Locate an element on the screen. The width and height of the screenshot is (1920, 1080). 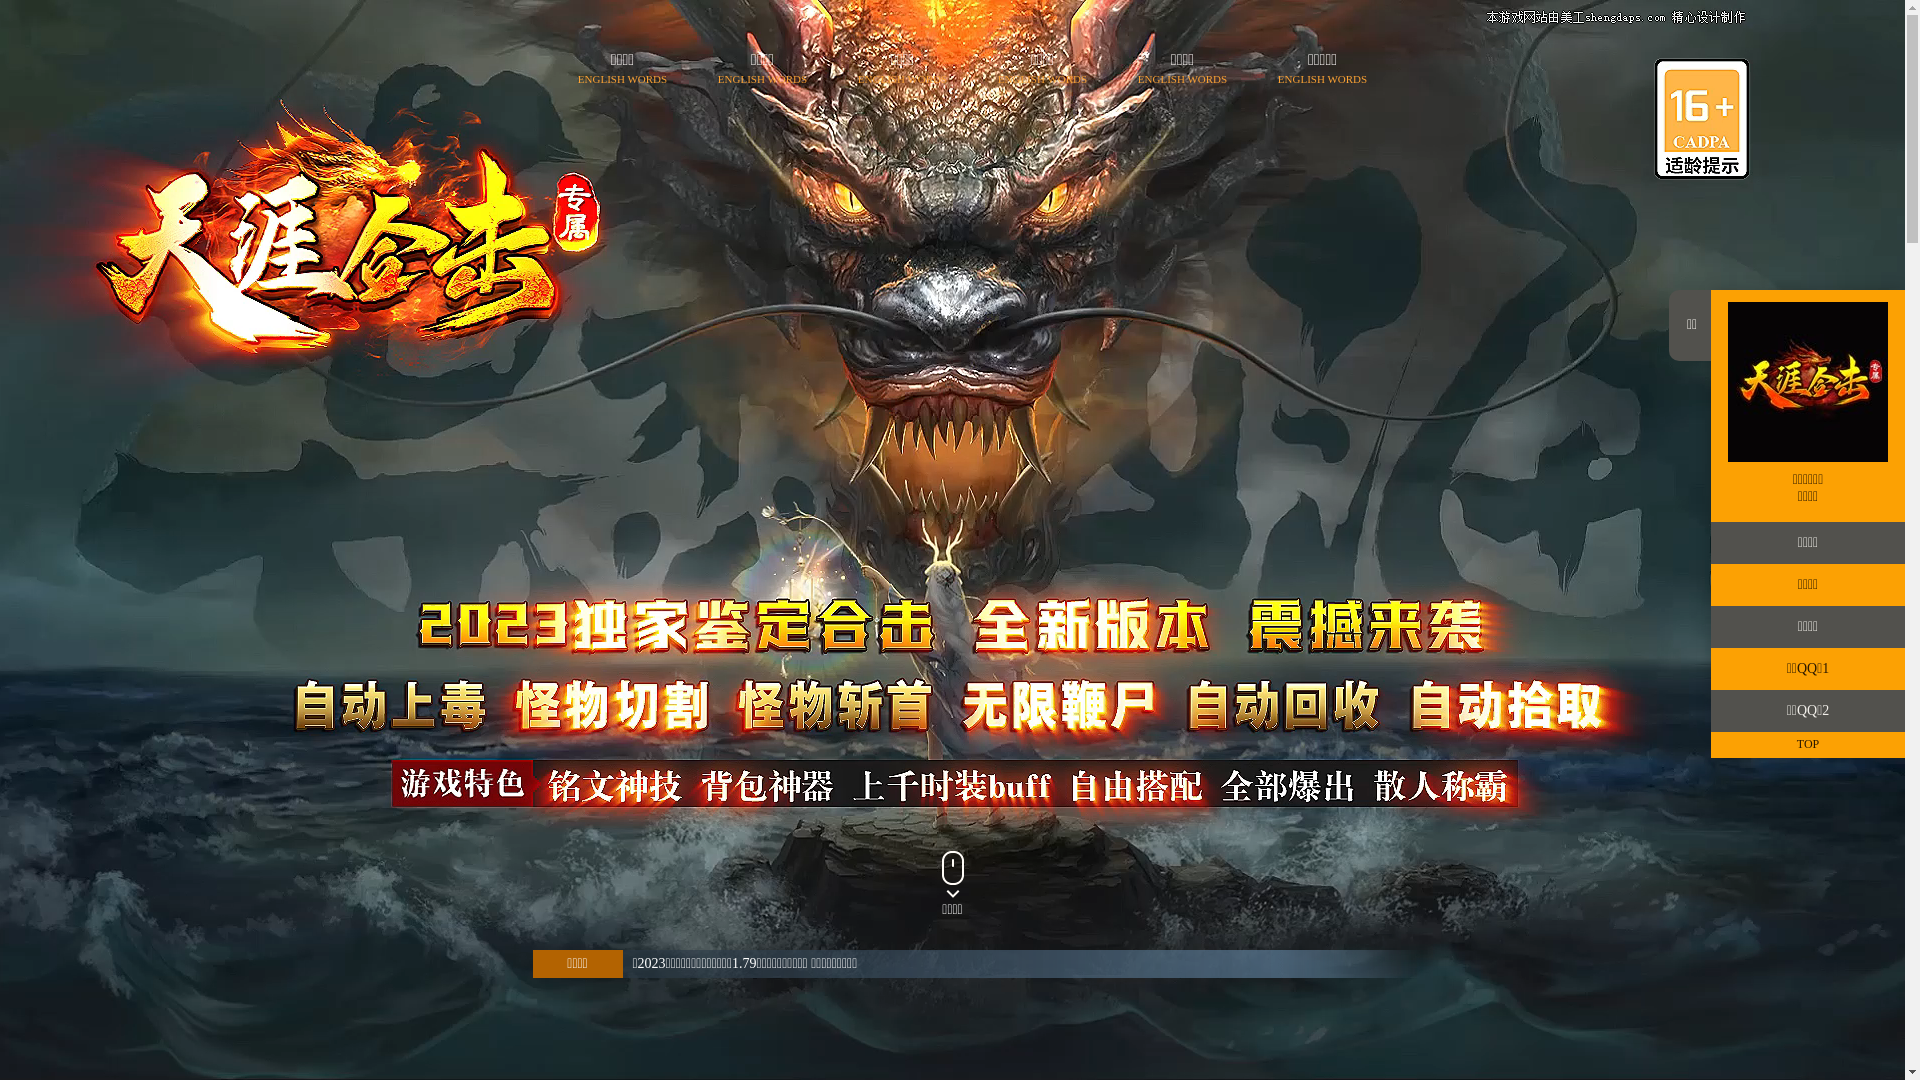
'TOP' is located at coordinates (1808, 744).